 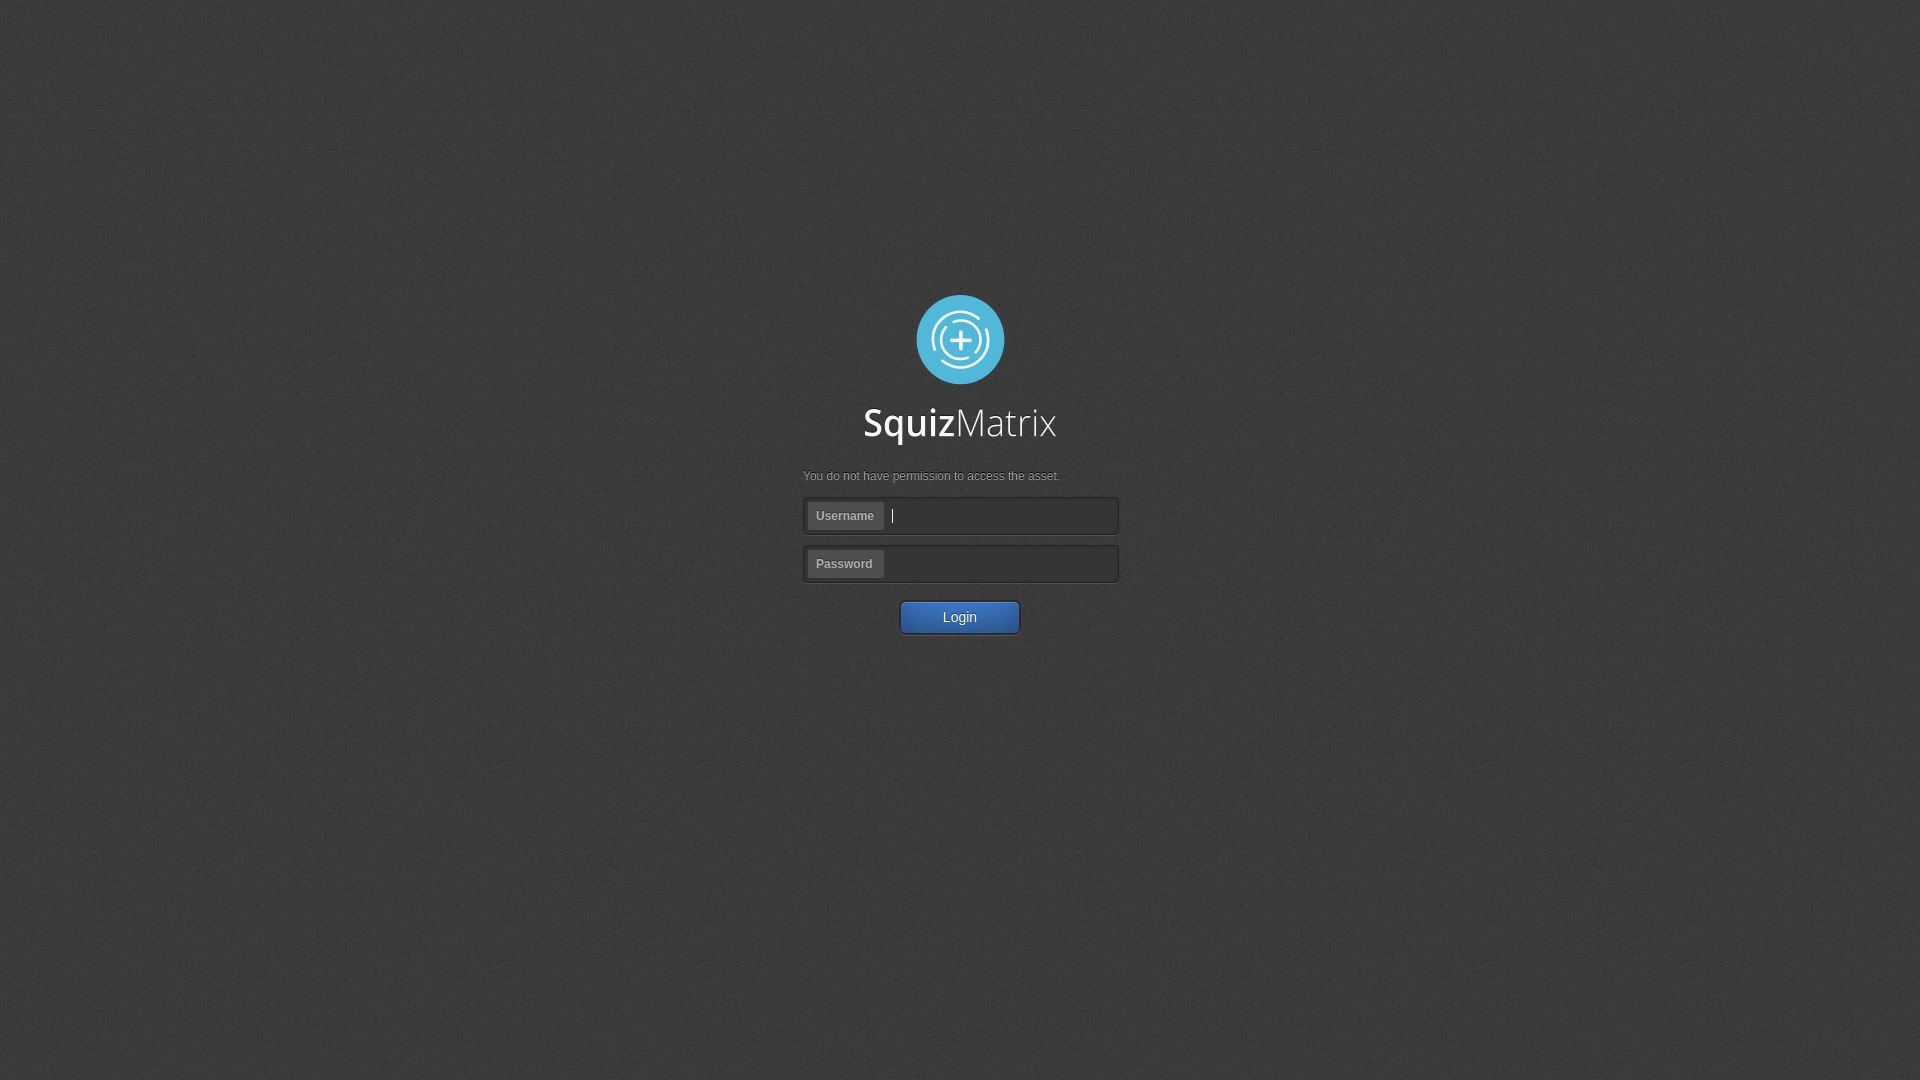 What do you see at coordinates (960, 616) in the screenshot?
I see `'Login'` at bounding box center [960, 616].